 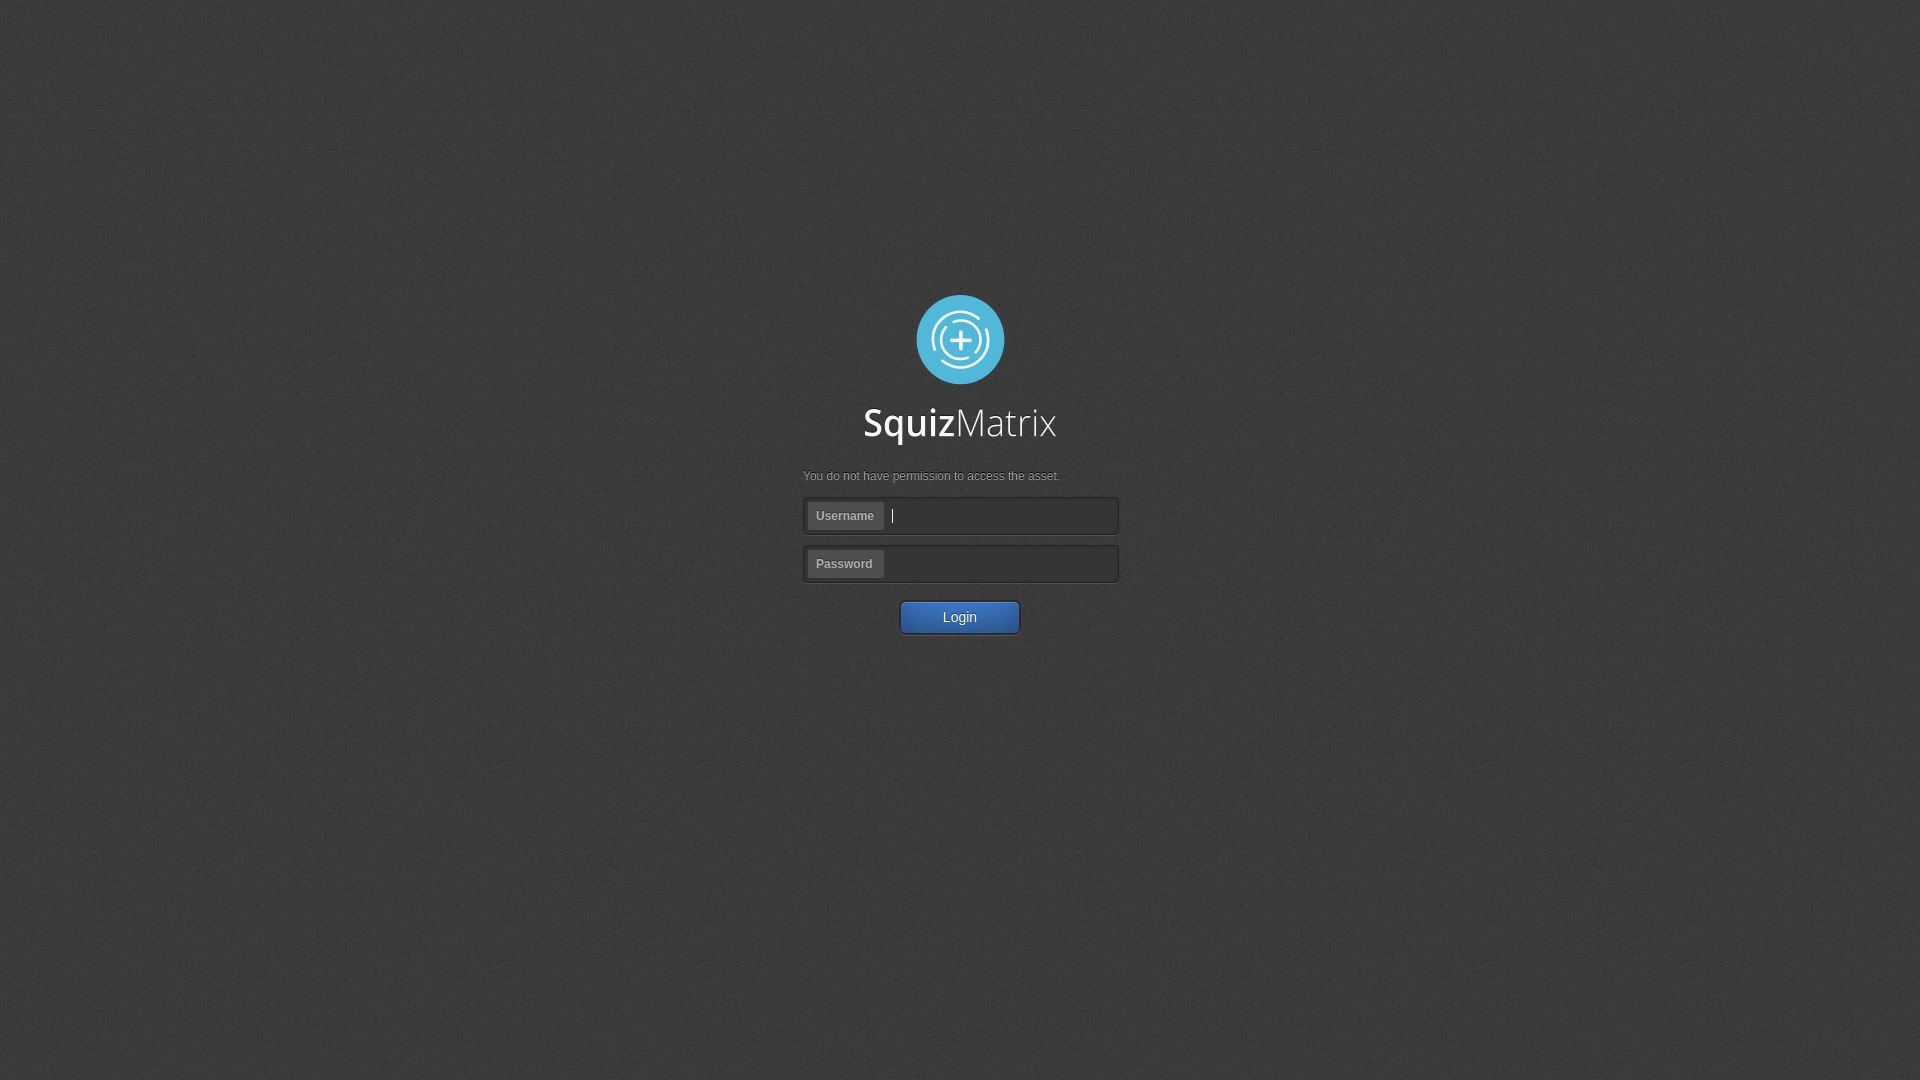 What do you see at coordinates (960, 616) in the screenshot?
I see `'Login'` at bounding box center [960, 616].